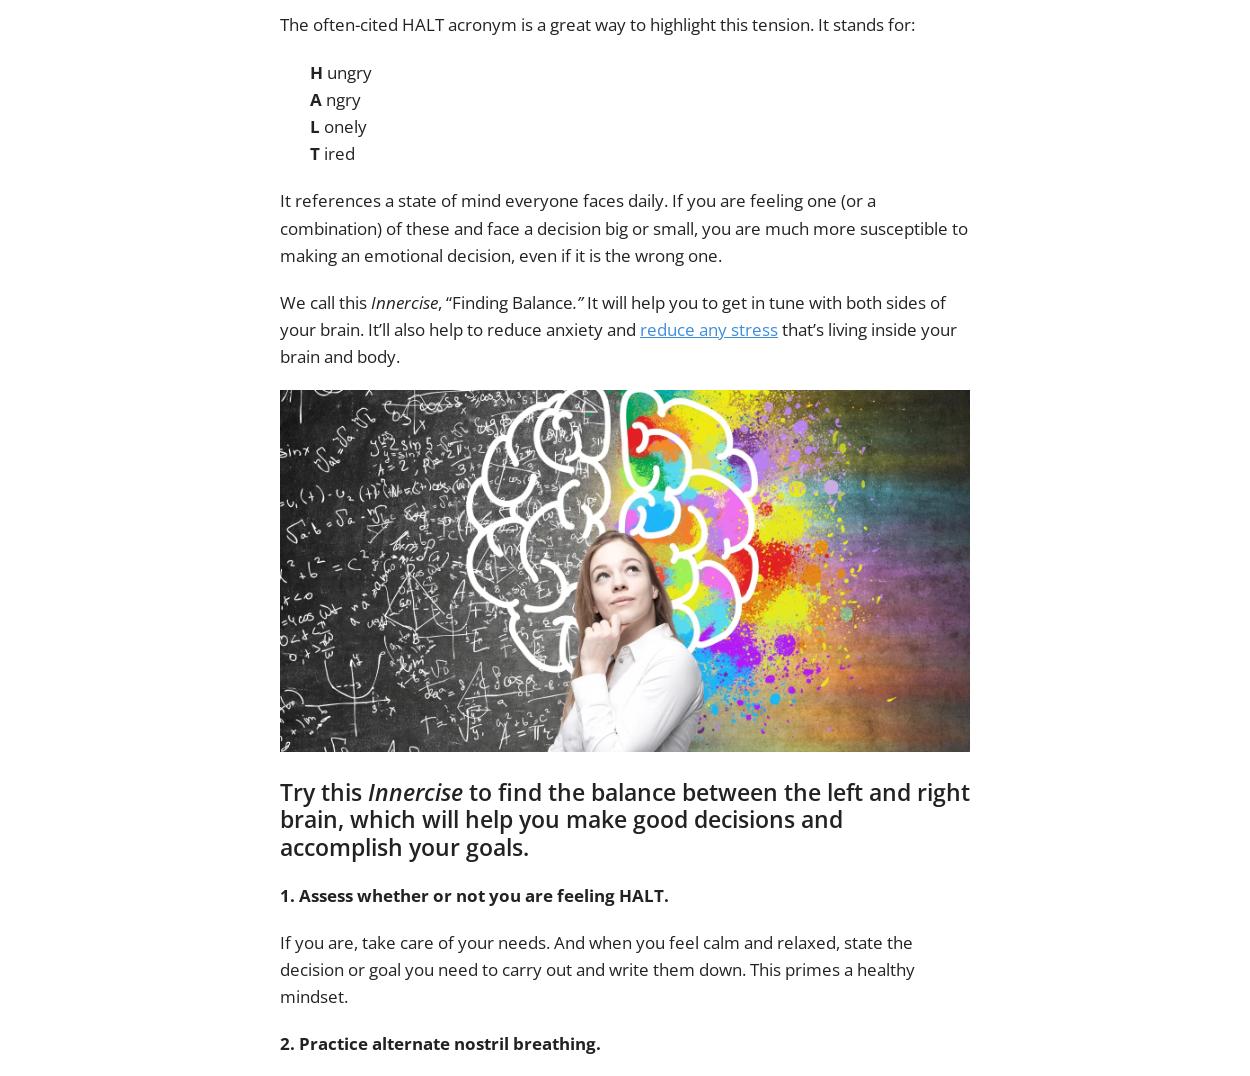 This screenshot has height=1076, width=1250. What do you see at coordinates (439, 1043) in the screenshot?
I see `'2. Practice alternate nostril breathing.'` at bounding box center [439, 1043].